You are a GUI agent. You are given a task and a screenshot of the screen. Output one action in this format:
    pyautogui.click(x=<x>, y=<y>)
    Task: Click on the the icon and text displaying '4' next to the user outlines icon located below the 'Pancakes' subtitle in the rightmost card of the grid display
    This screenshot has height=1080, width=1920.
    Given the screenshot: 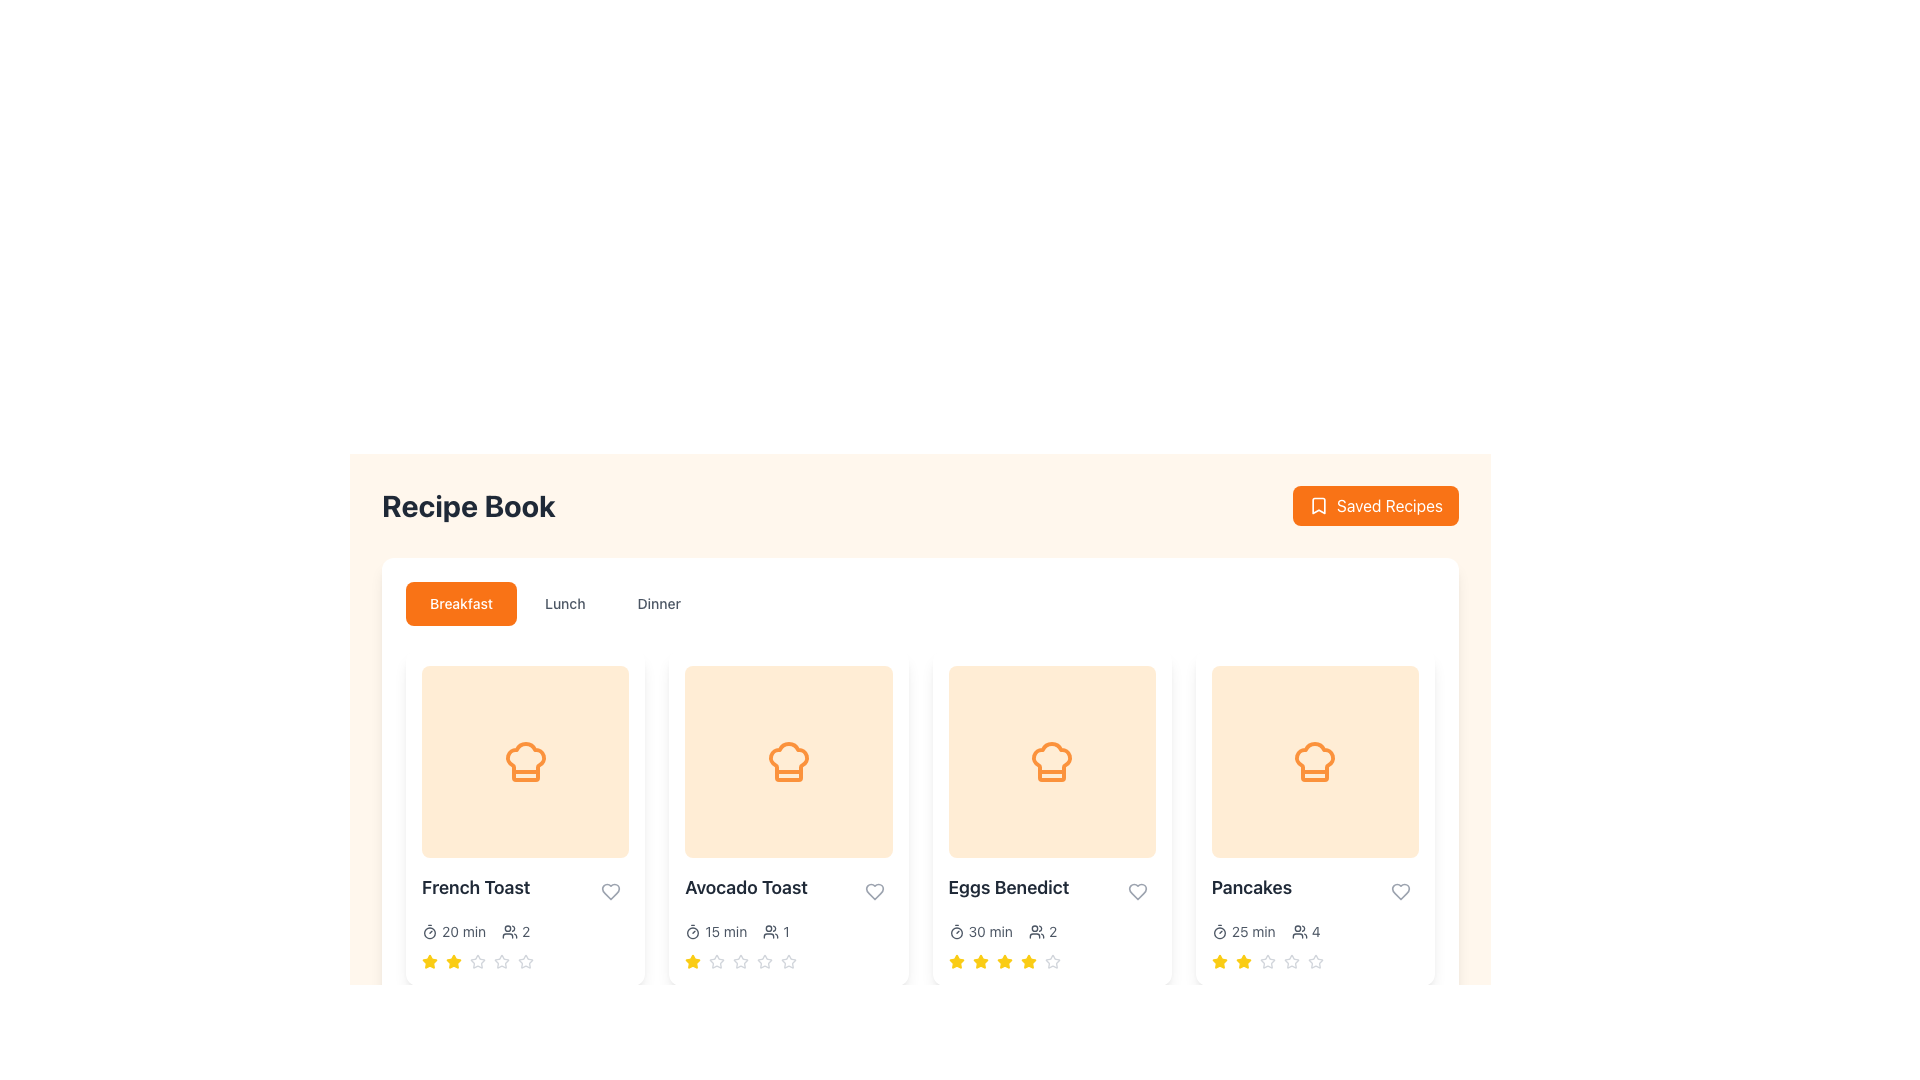 What is the action you would take?
    pyautogui.click(x=1306, y=932)
    